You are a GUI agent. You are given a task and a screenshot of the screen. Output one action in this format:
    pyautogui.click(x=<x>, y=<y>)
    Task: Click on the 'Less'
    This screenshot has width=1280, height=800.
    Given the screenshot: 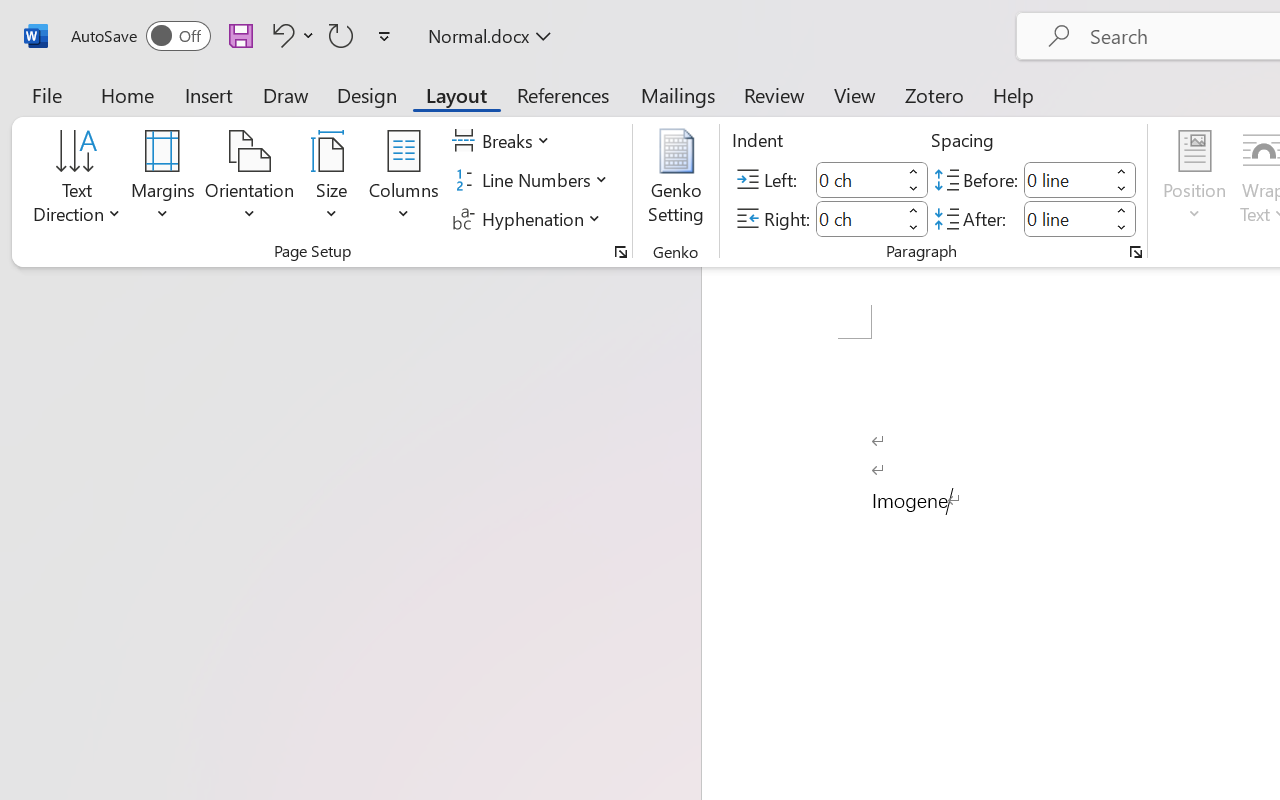 What is the action you would take?
    pyautogui.click(x=1121, y=227)
    